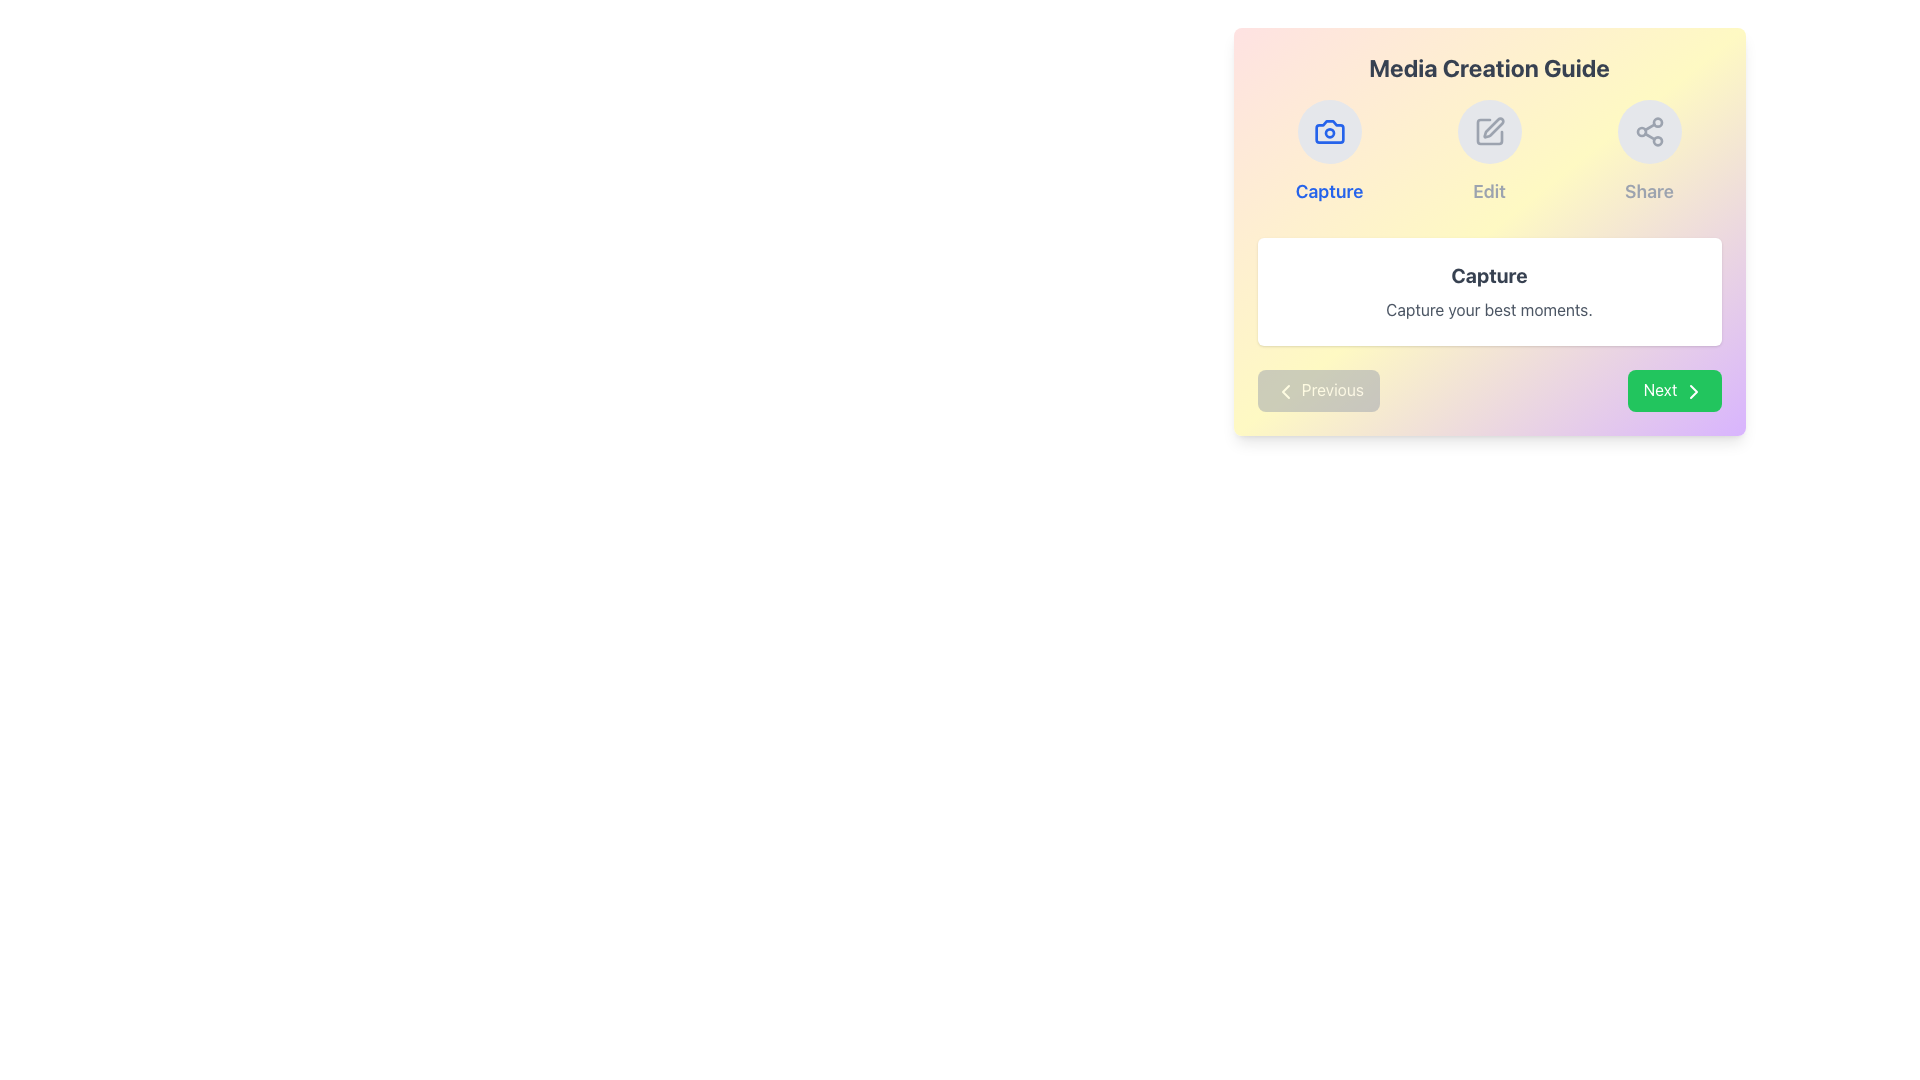  Describe the element at coordinates (1649, 131) in the screenshot. I see `the rightmost circular light gray button with a share icon in the 'Media Creation Guide' interface` at that location.